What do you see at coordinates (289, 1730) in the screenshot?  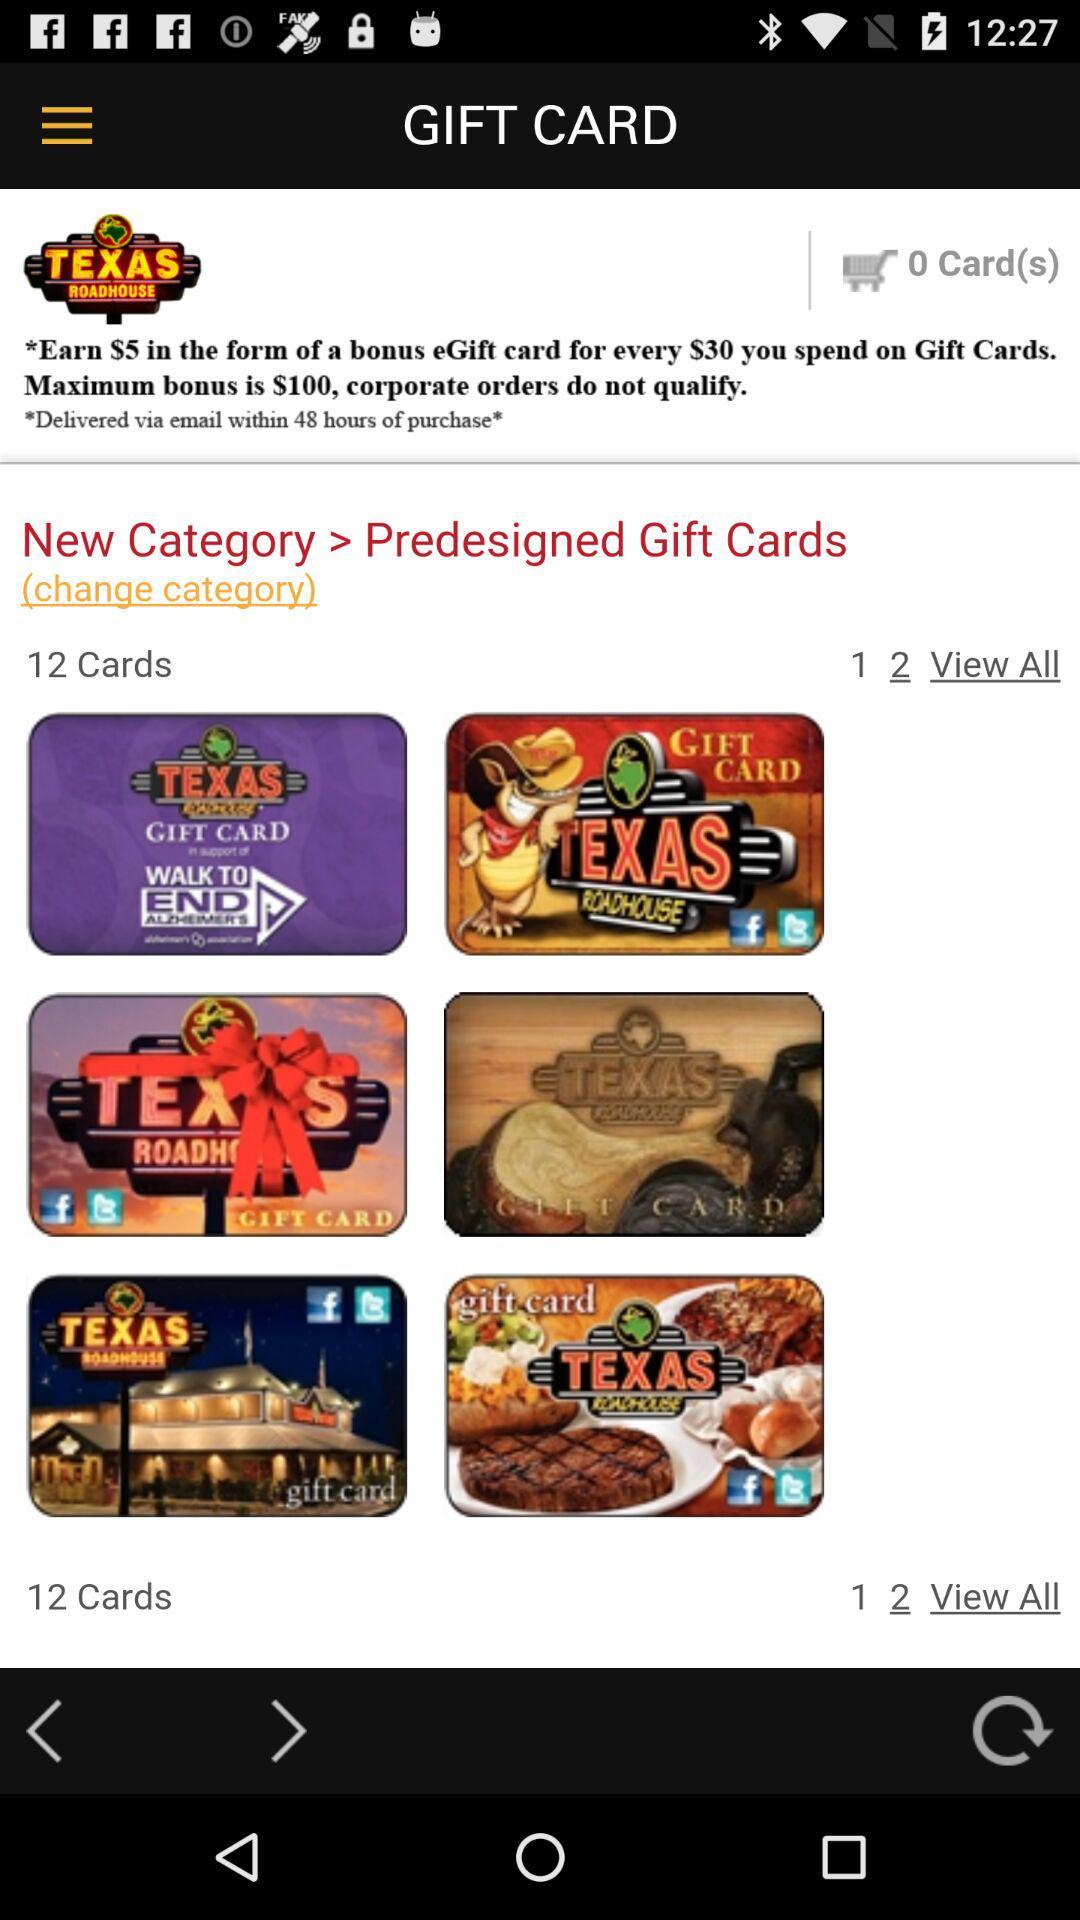 I see `next` at bounding box center [289, 1730].